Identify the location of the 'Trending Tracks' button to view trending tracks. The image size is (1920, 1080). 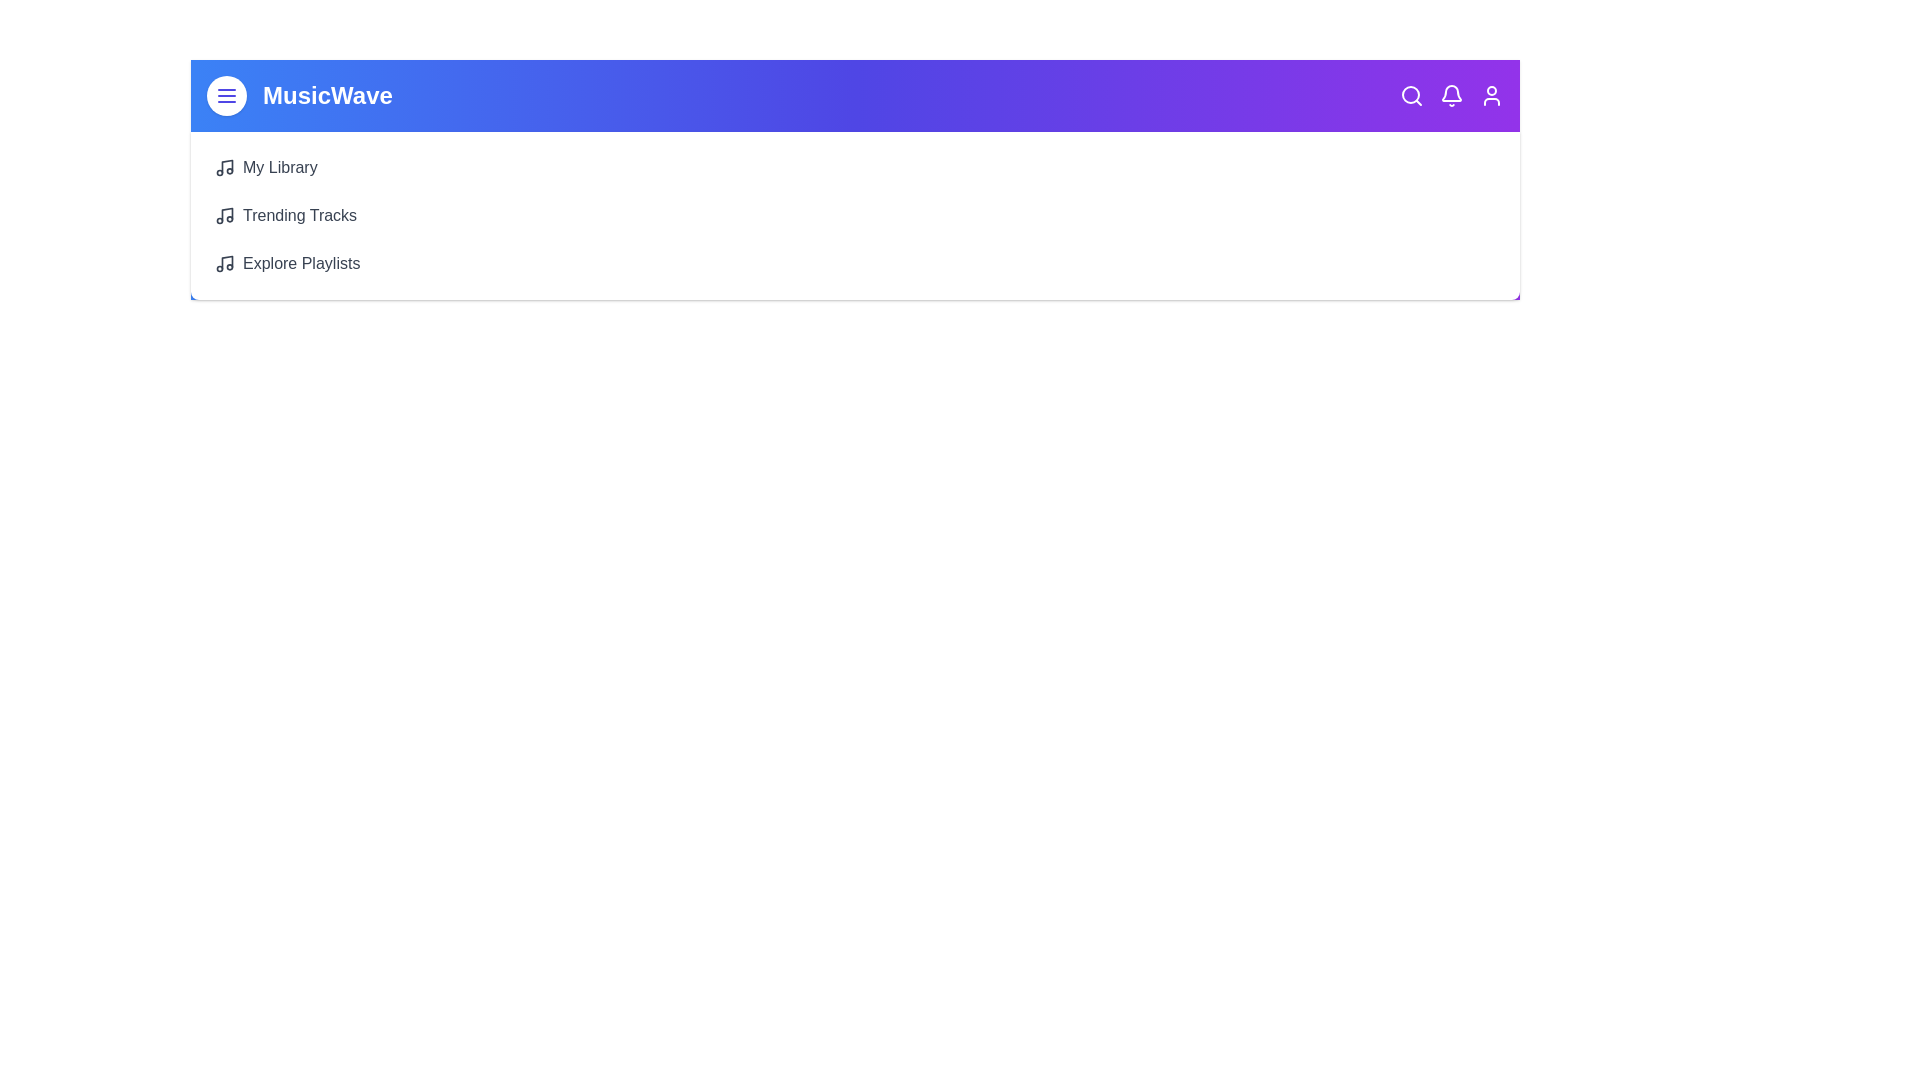
(285, 216).